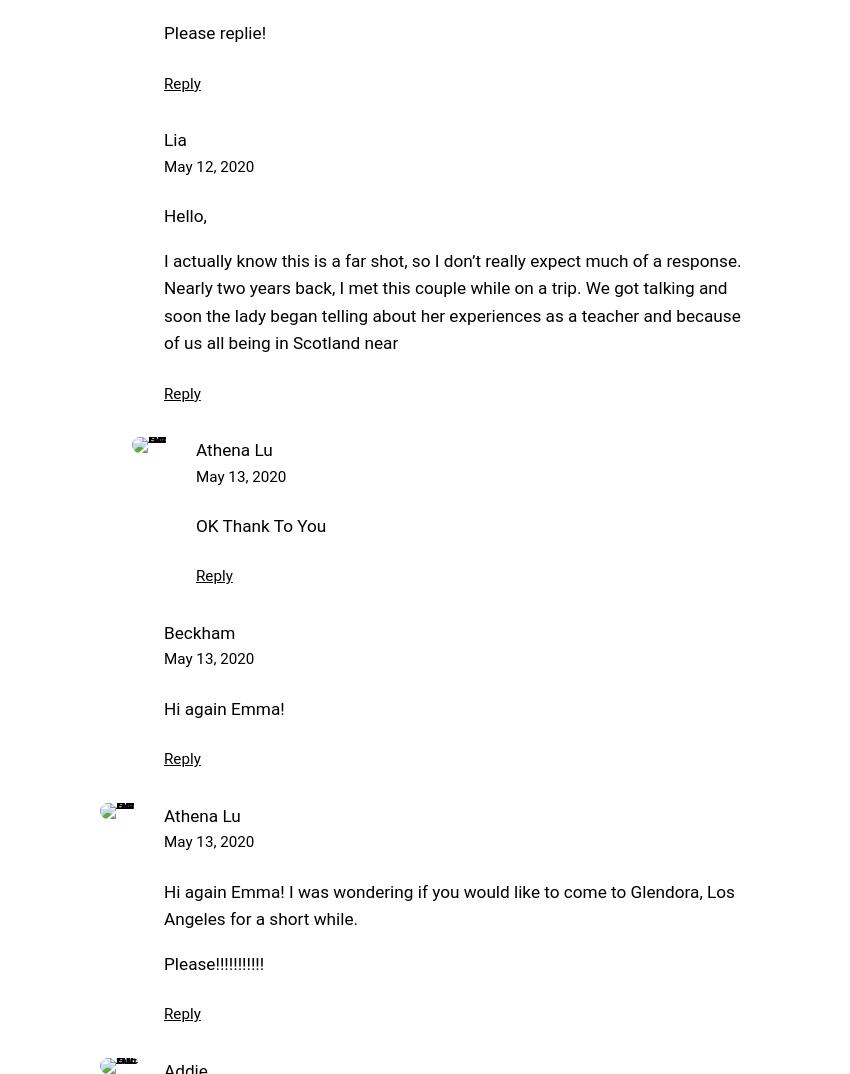 The image size is (850, 1074). Describe the element at coordinates (447, 903) in the screenshot. I see `'Hi again Emma! I was wondering if you would like to come to Glendora,  Los Angeles for a short while.'` at that location.